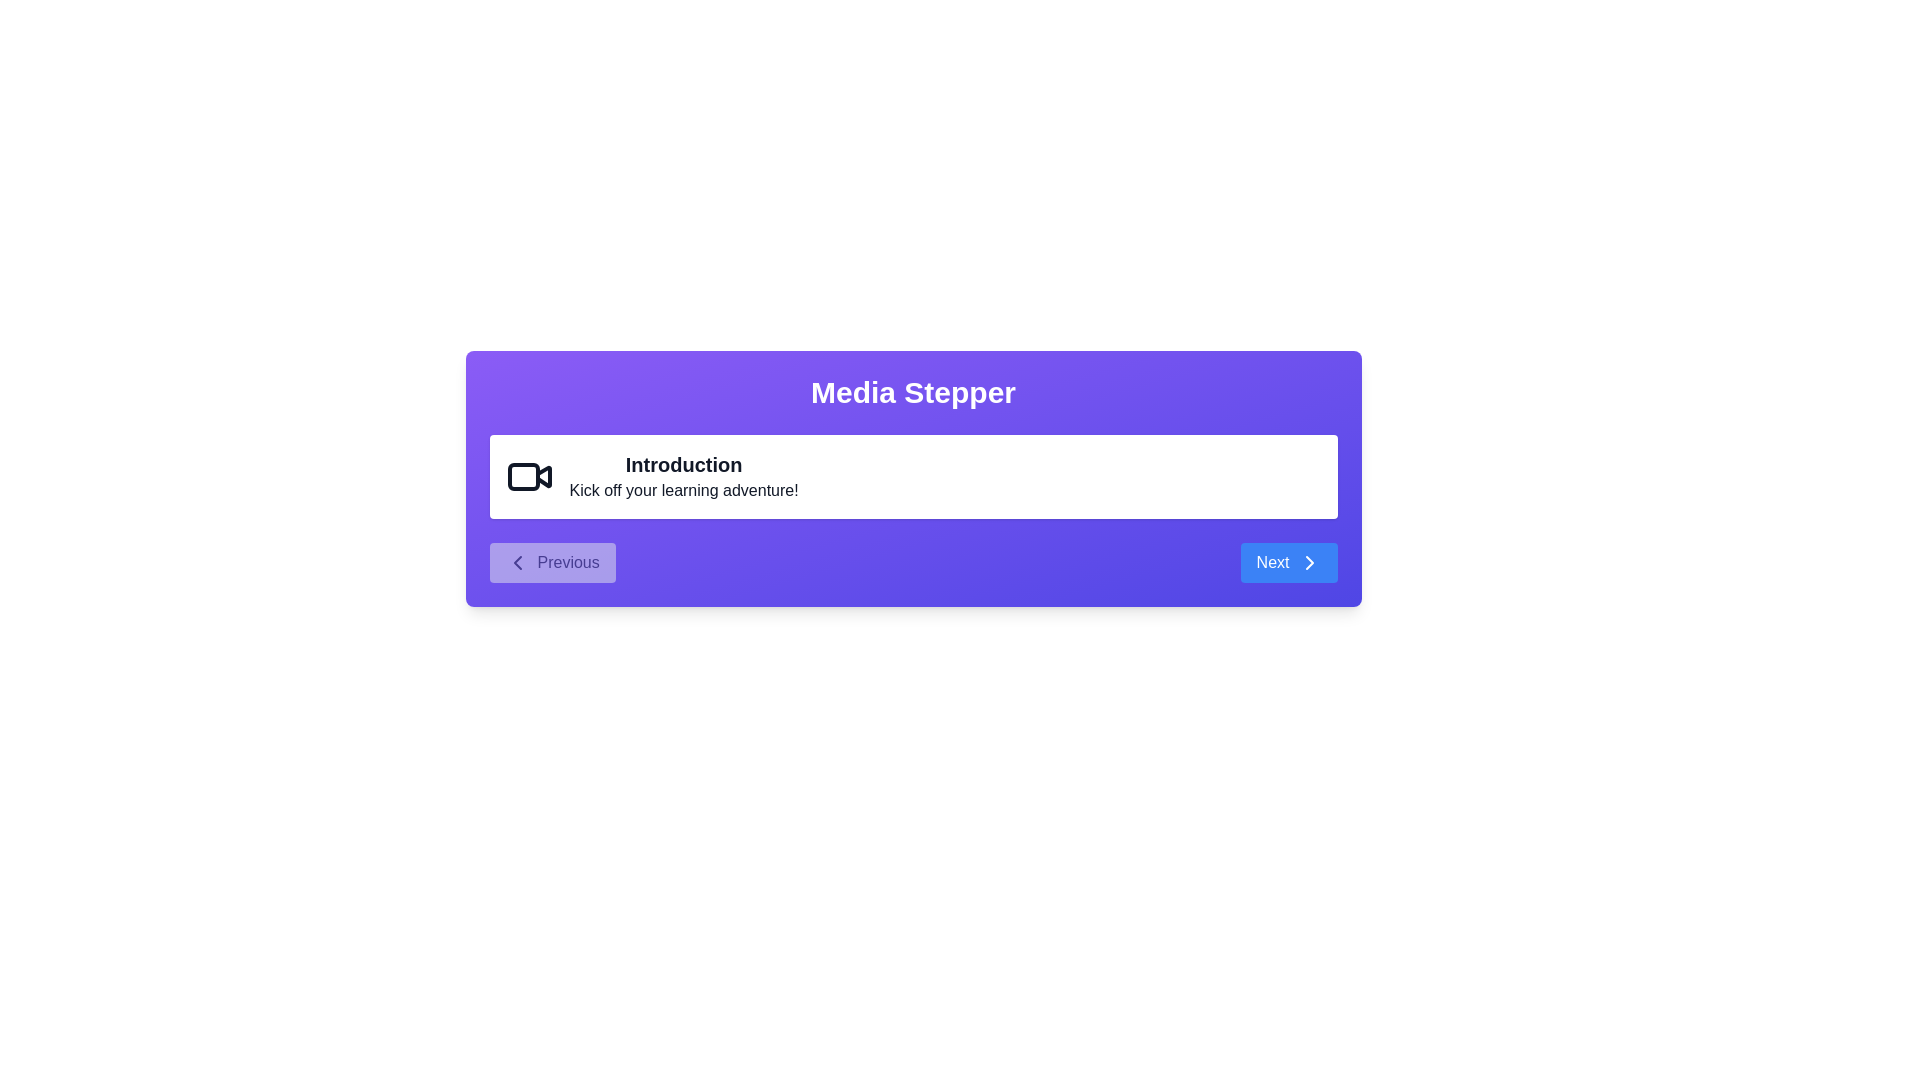 This screenshot has width=1920, height=1080. I want to click on the 'Next' button to navigate to the next step, so click(1289, 563).